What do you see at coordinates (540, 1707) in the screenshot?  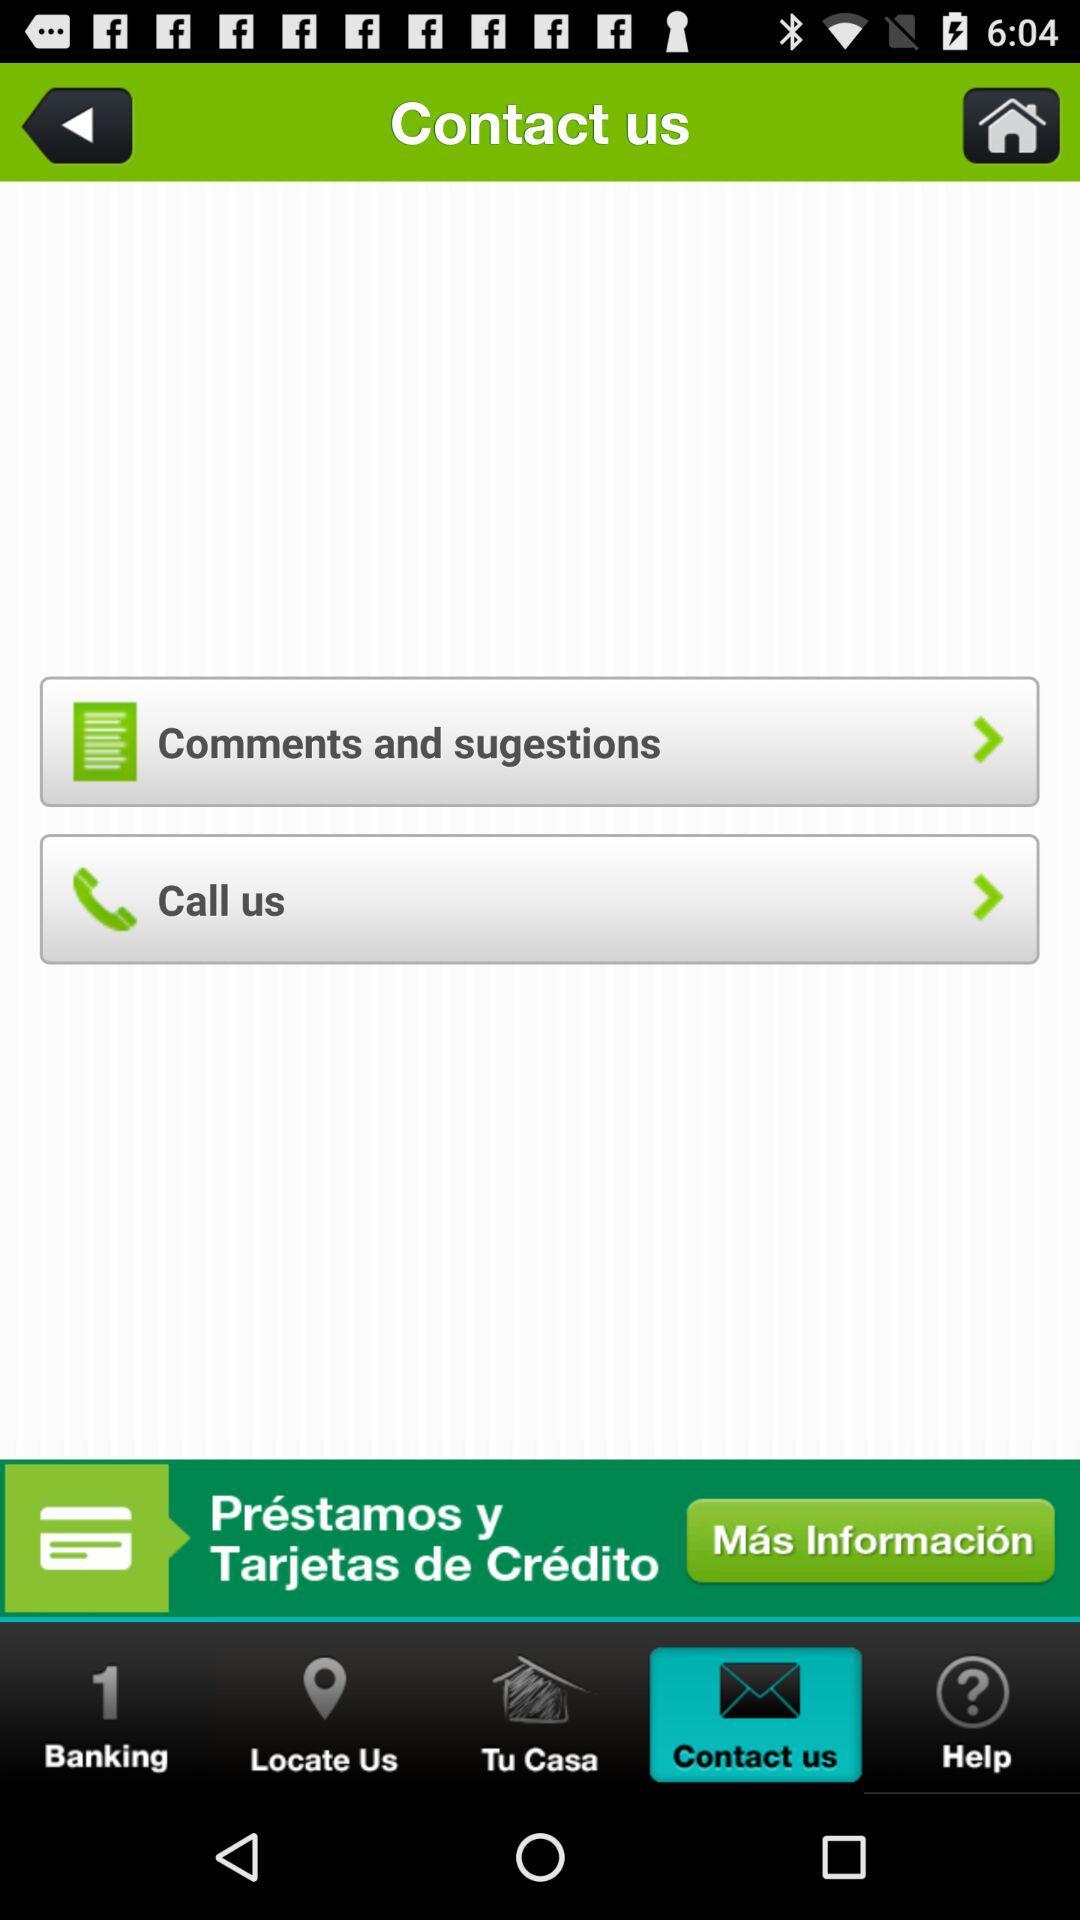 I see `home screen` at bounding box center [540, 1707].